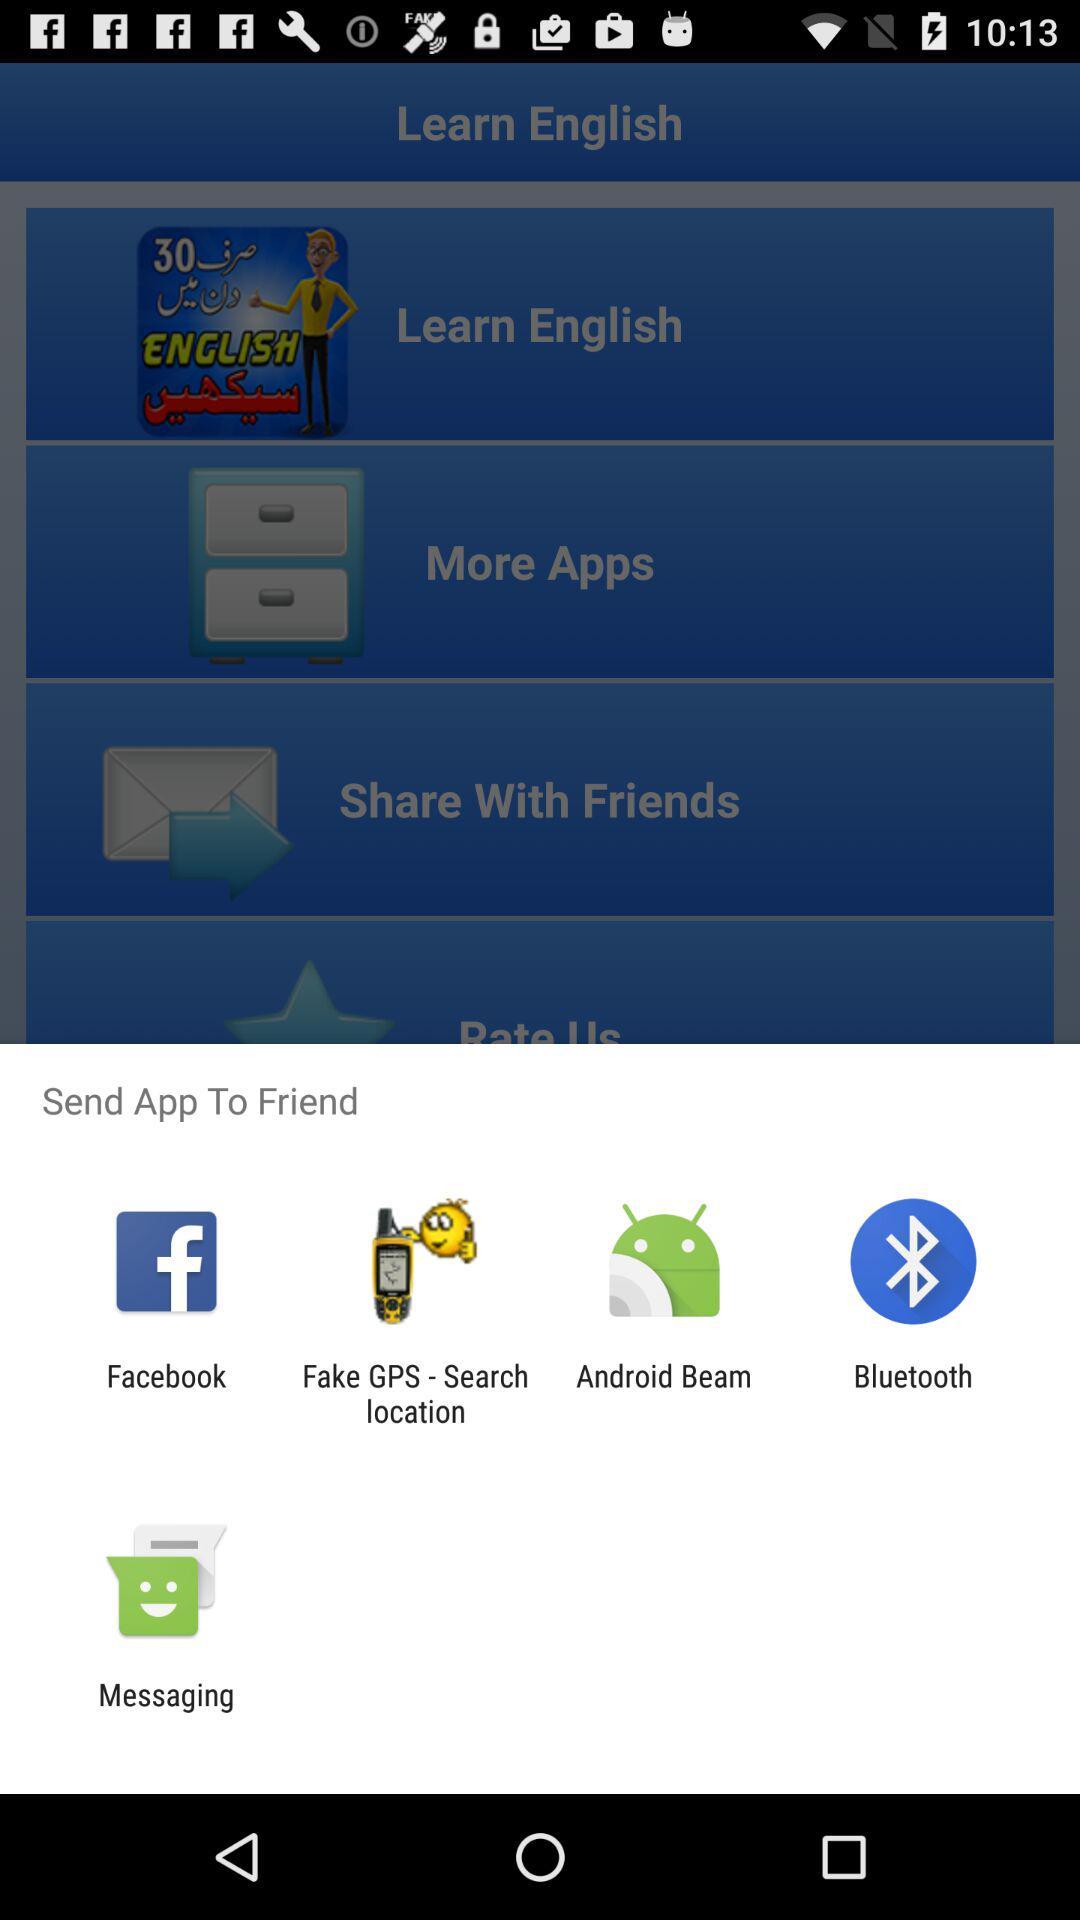  What do you see at coordinates (165, 1392) in the screenshot?
I see `the facebook icon` at bounding box center [165, 1392].